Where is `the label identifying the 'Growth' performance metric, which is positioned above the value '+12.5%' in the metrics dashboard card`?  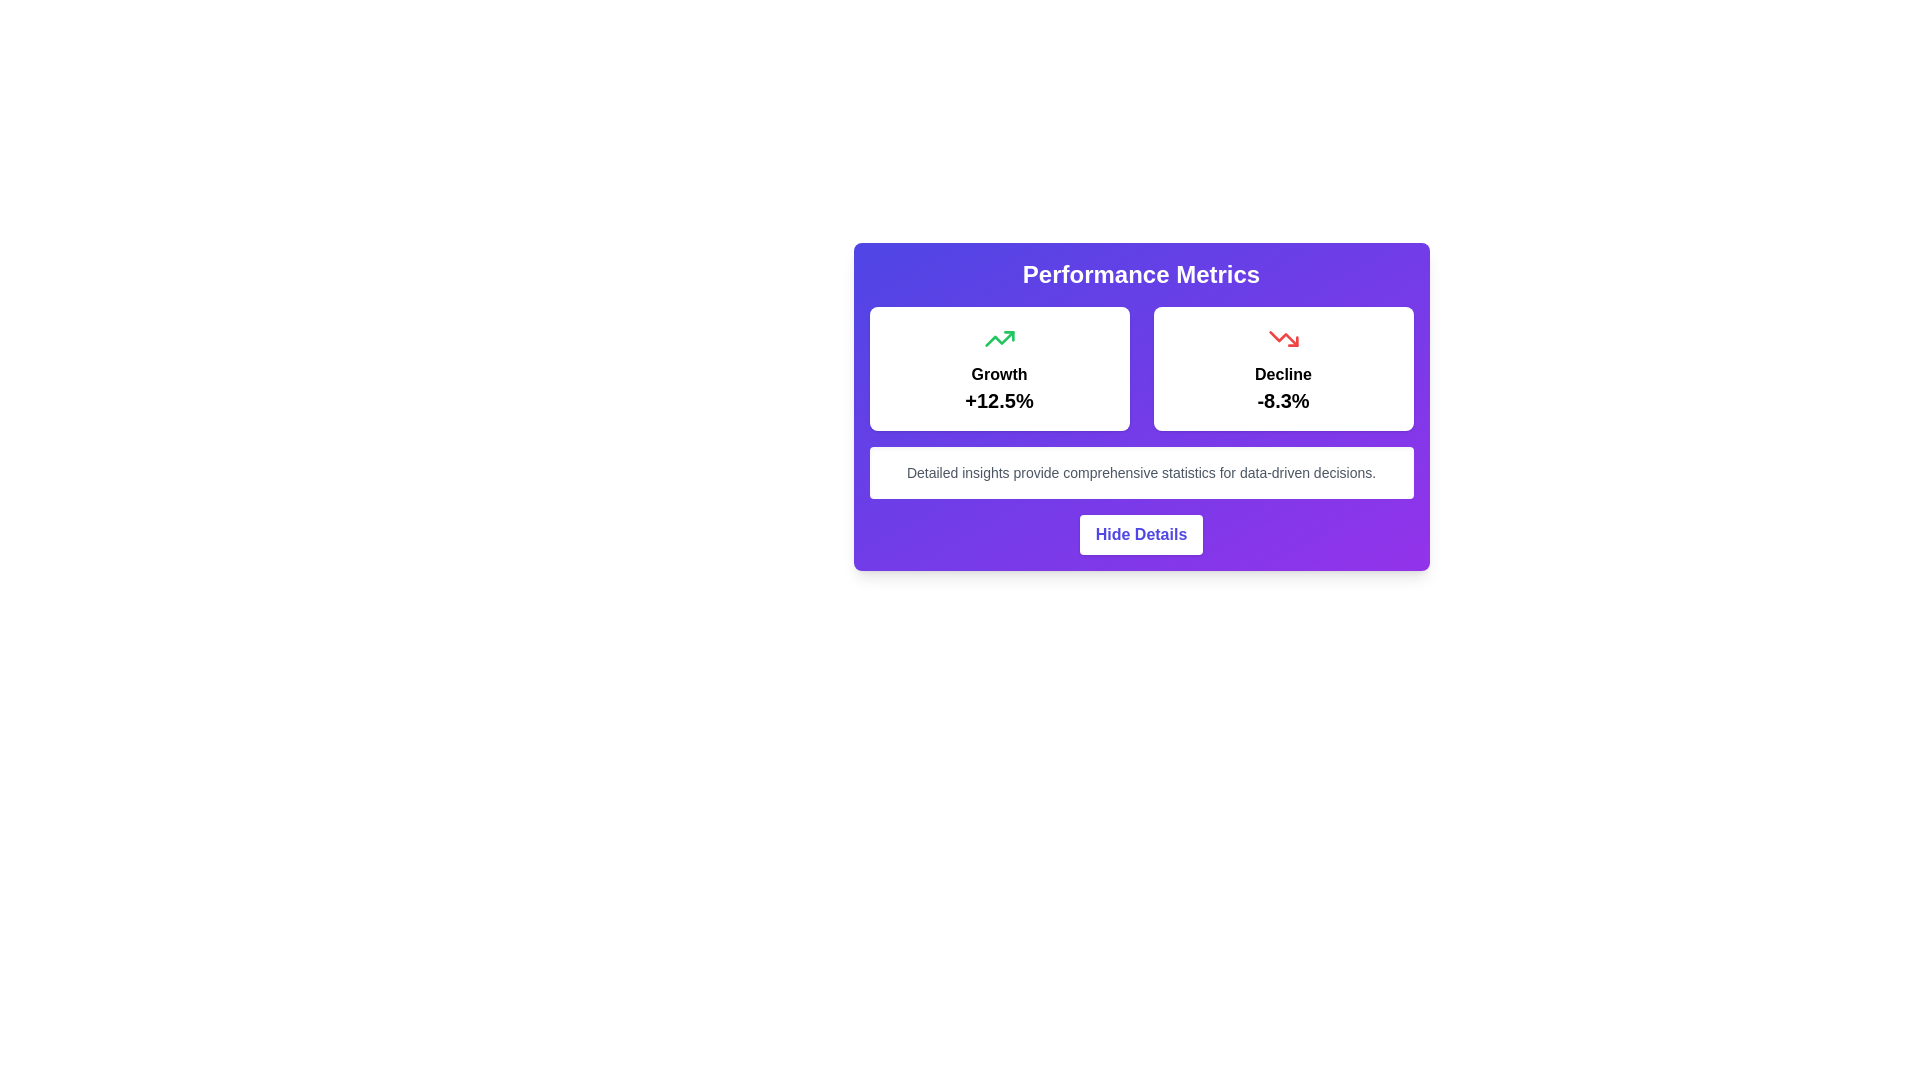
the label identifying the 'Growth' performance metric, which is positioned above the value '+12.5%' in the metrics dashboard card is located at coordinates (999, 374).